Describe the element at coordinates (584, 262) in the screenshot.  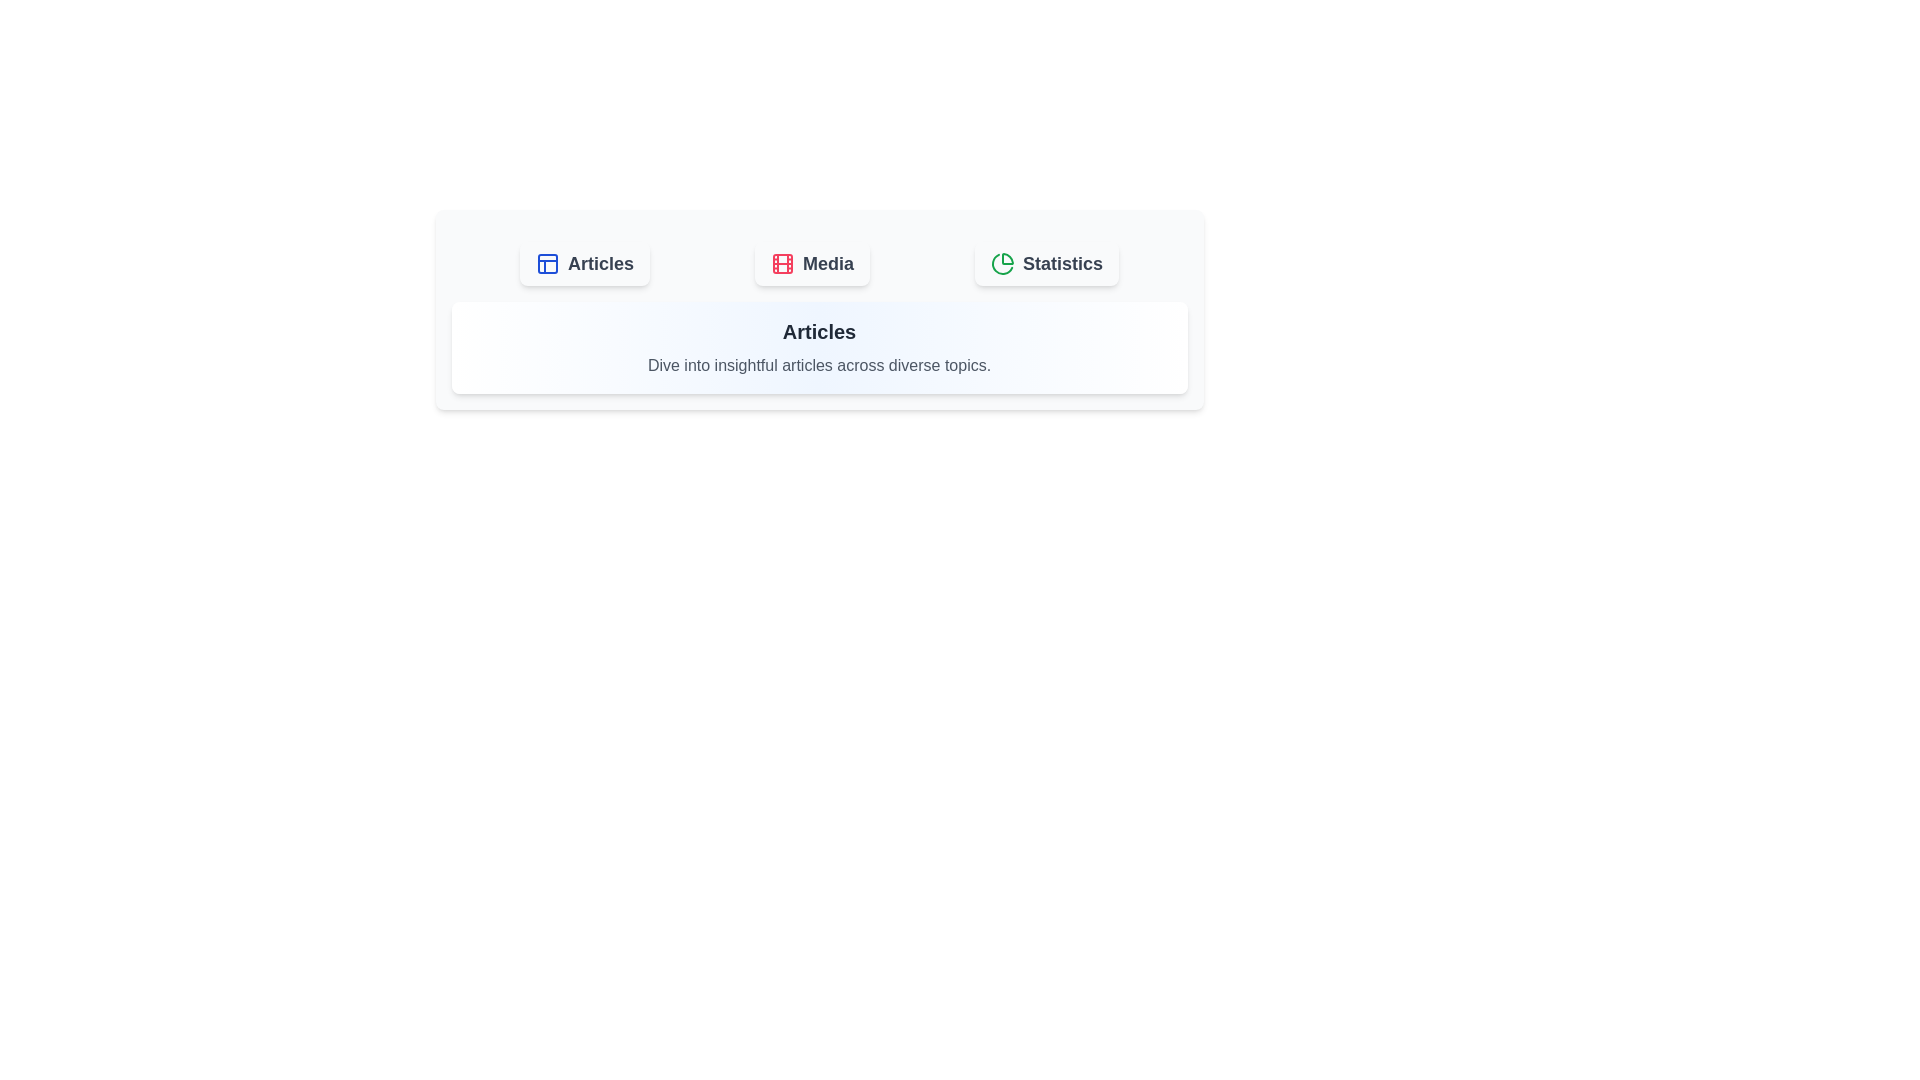
I see `the Articles tab to switch the displayed content` at that location.